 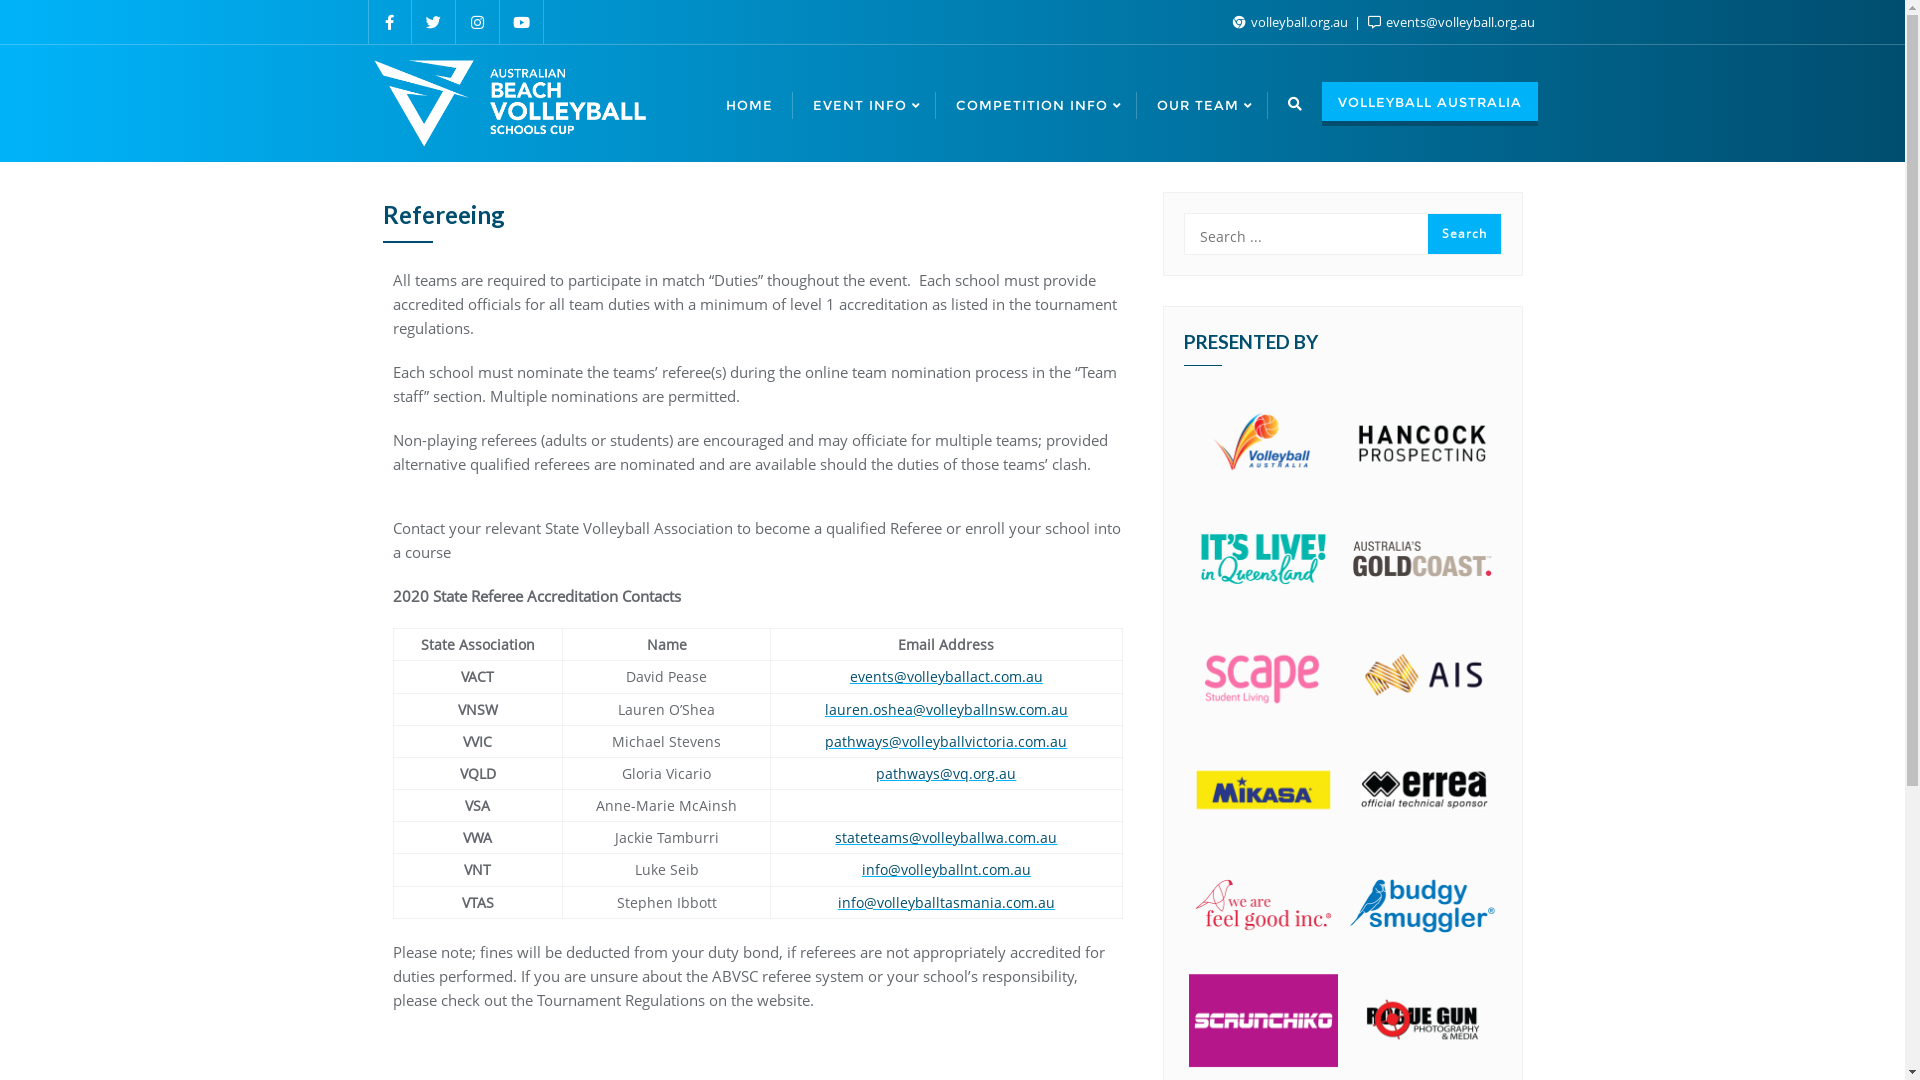 I want to click on 'EVENT INFO', so click(x=863, y=103).